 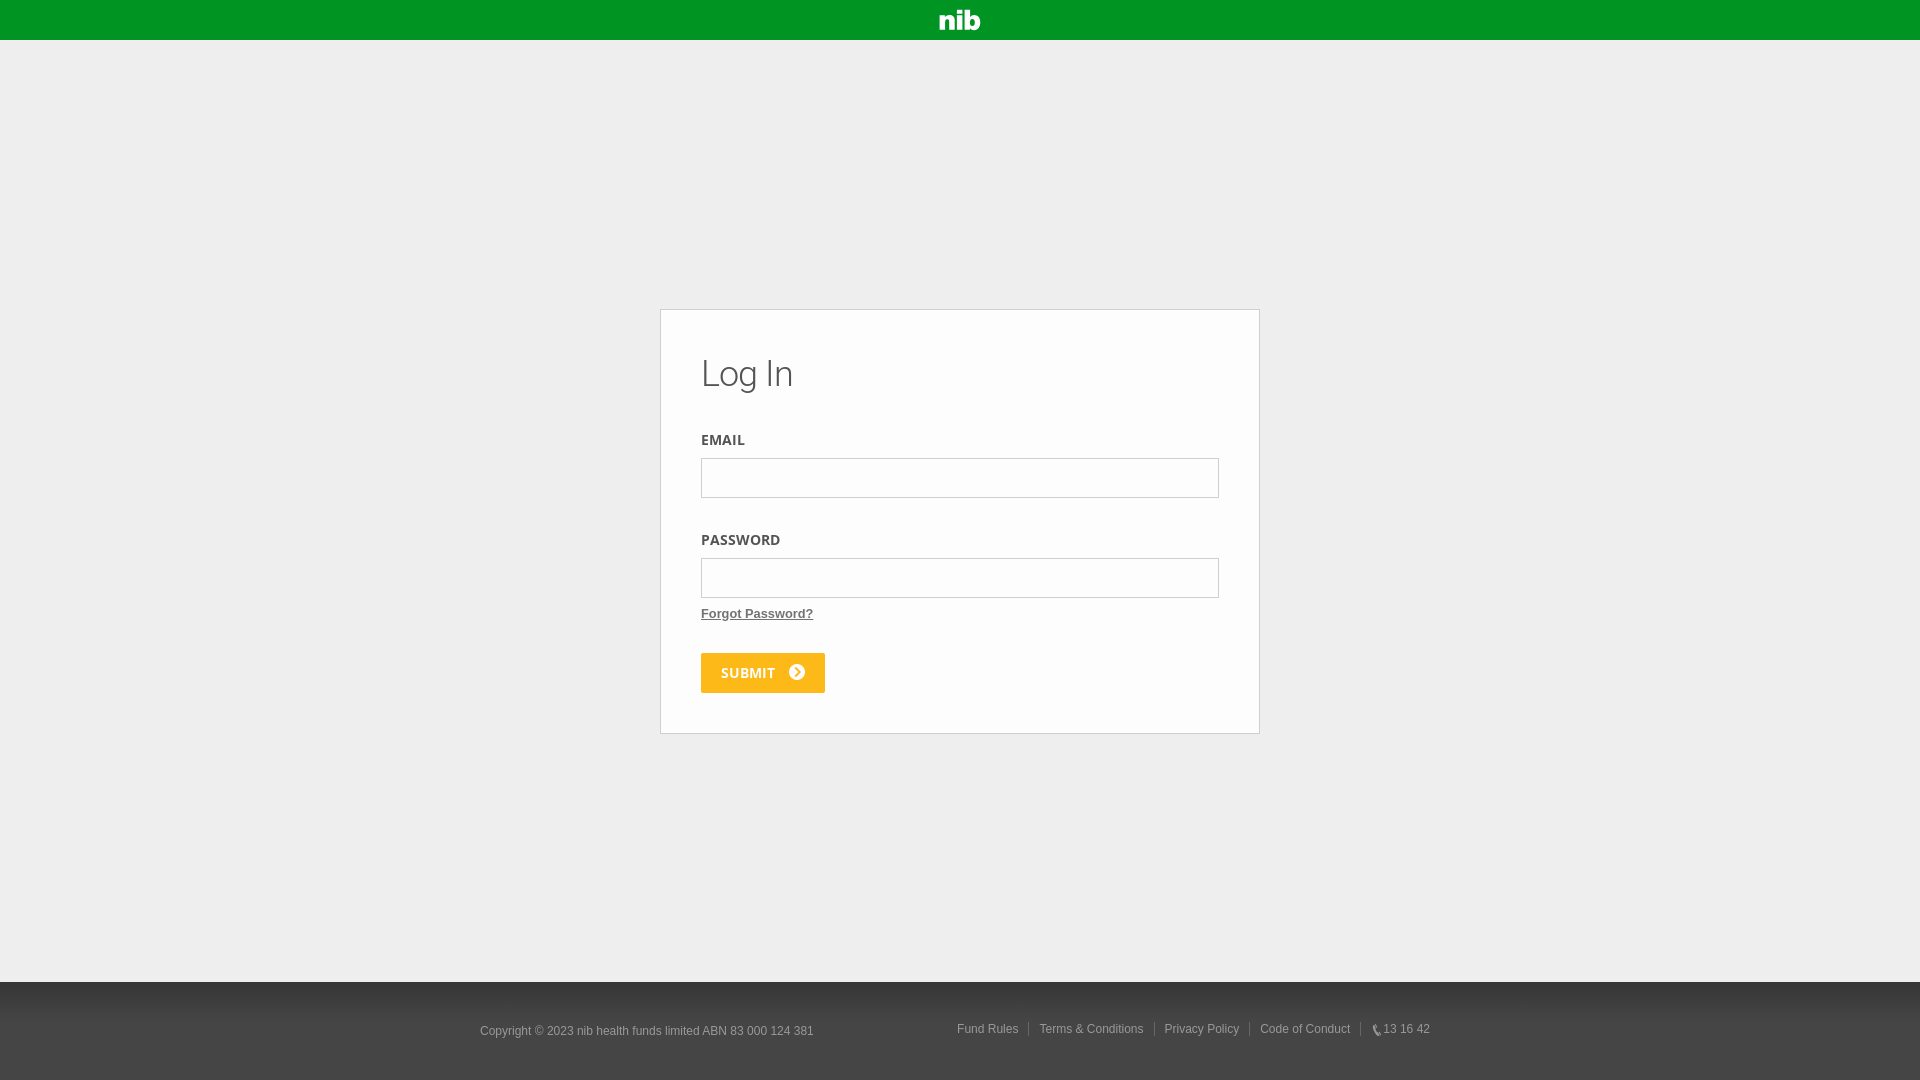 What do you see at coordinates (1304, 1029) in the screenshot?
I see `'Code of Conduct'` at bounding box center [1304, 1029].